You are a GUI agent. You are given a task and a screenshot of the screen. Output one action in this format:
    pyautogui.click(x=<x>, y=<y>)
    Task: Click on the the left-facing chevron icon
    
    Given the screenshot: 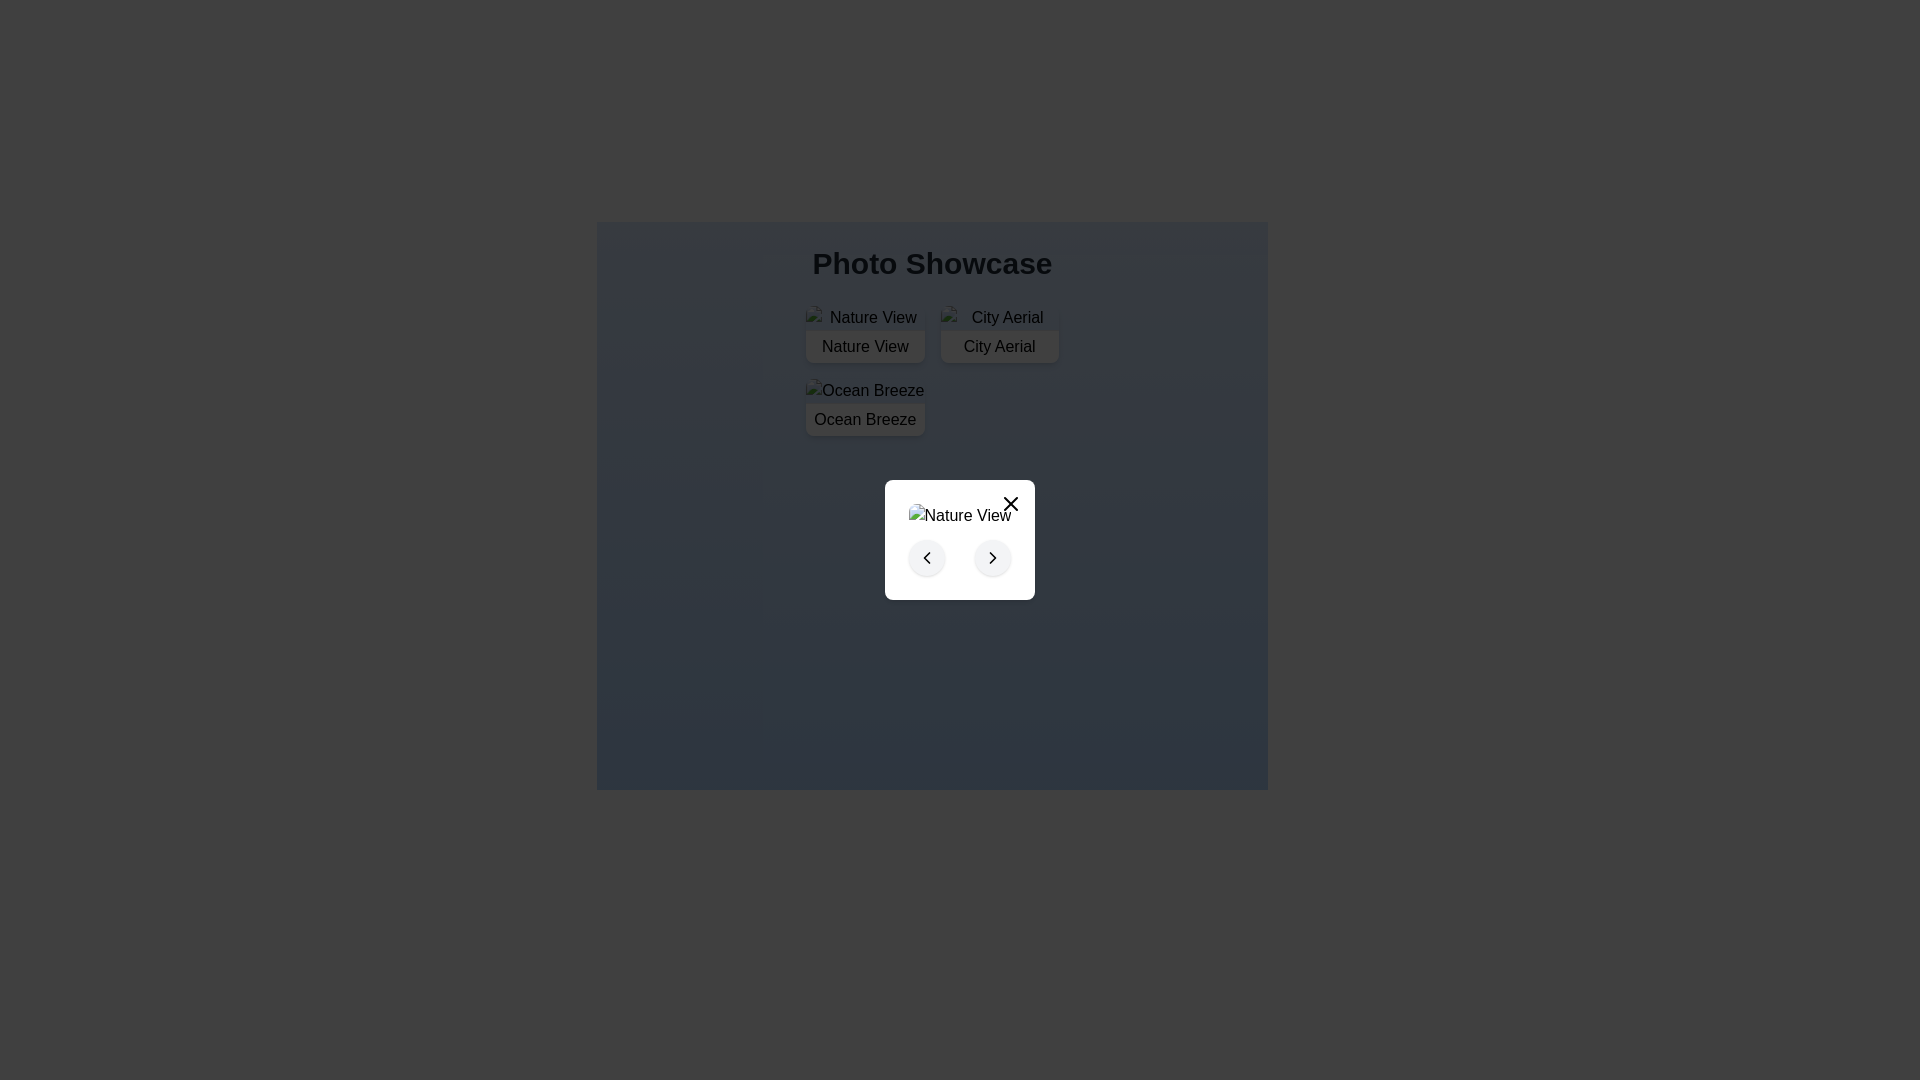 What is the action you would take?
    pyautogui.click(x=925, y=558)
    